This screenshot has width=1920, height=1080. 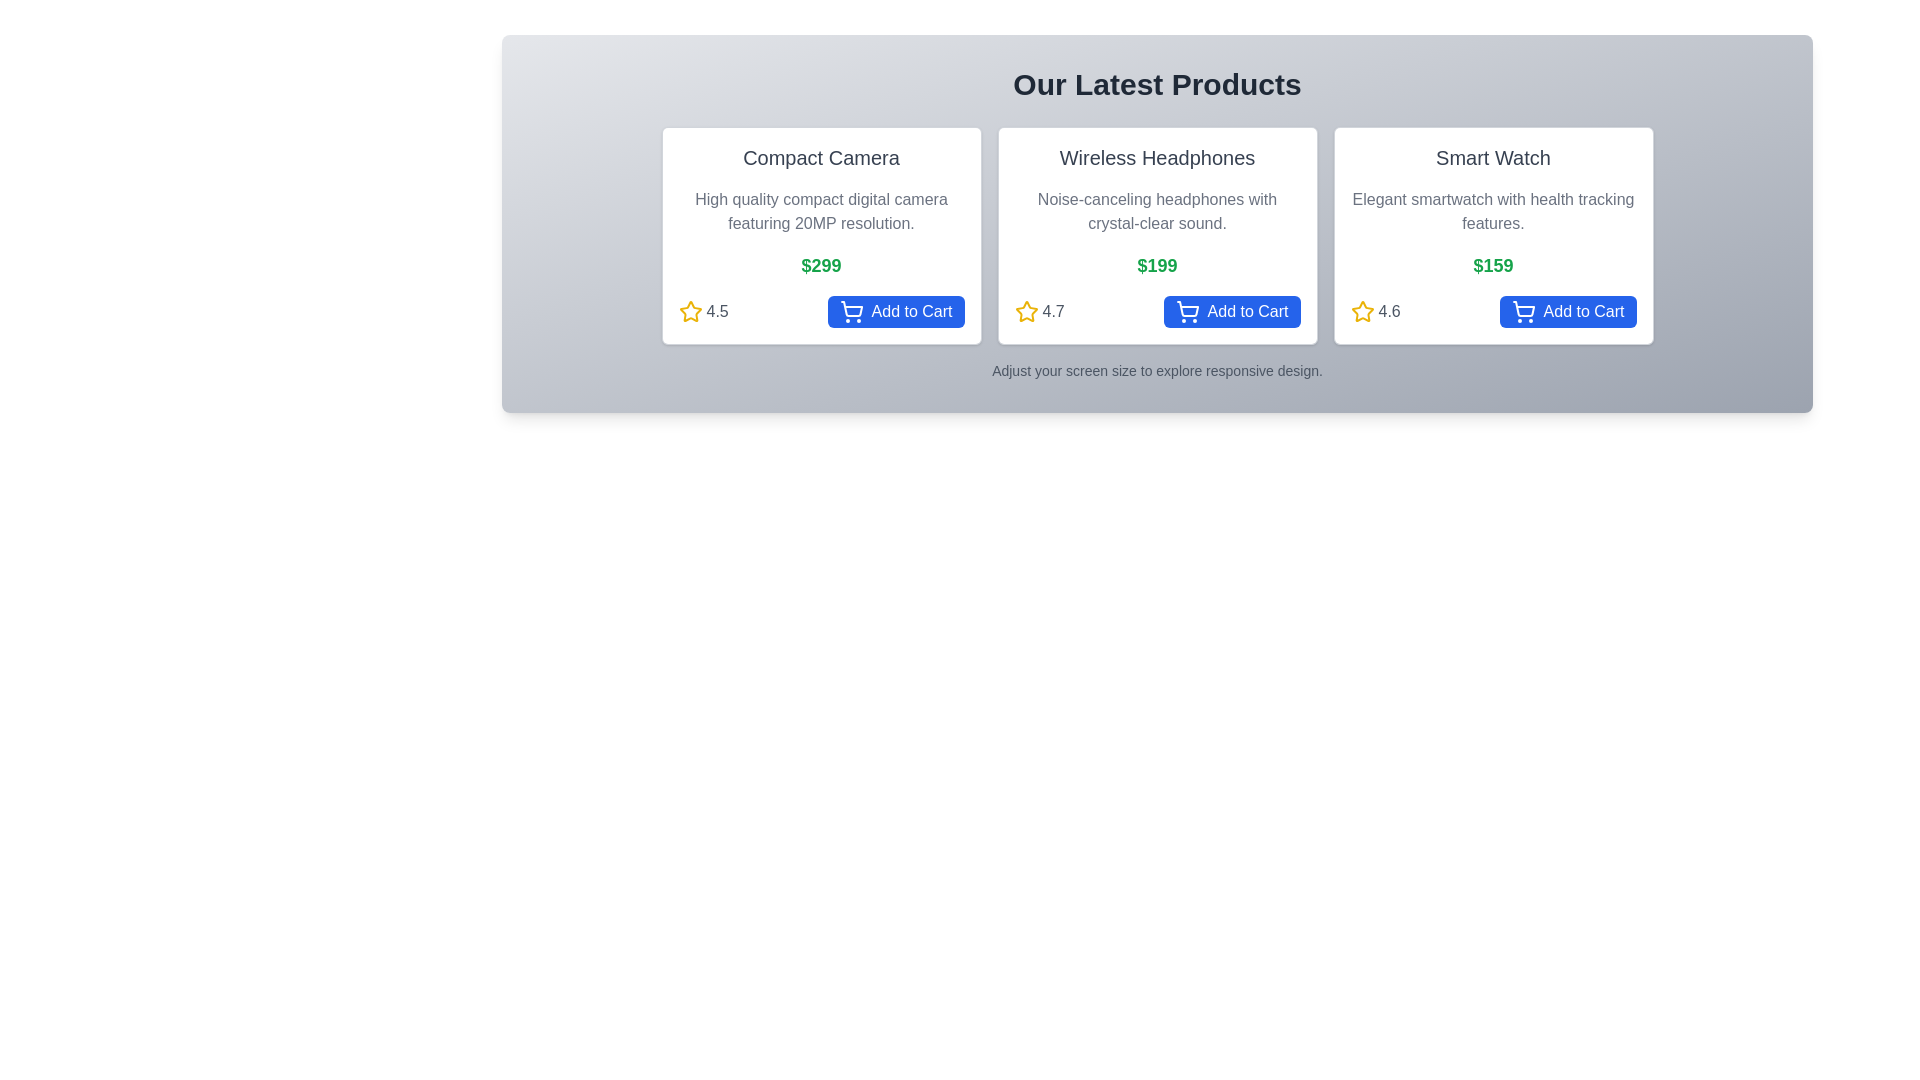 I want to click on the rating indicator icon located within the Smart Watch product card, positioned to the left of the text '4.6' and below the text '$159', so click(x=1361, y=312).